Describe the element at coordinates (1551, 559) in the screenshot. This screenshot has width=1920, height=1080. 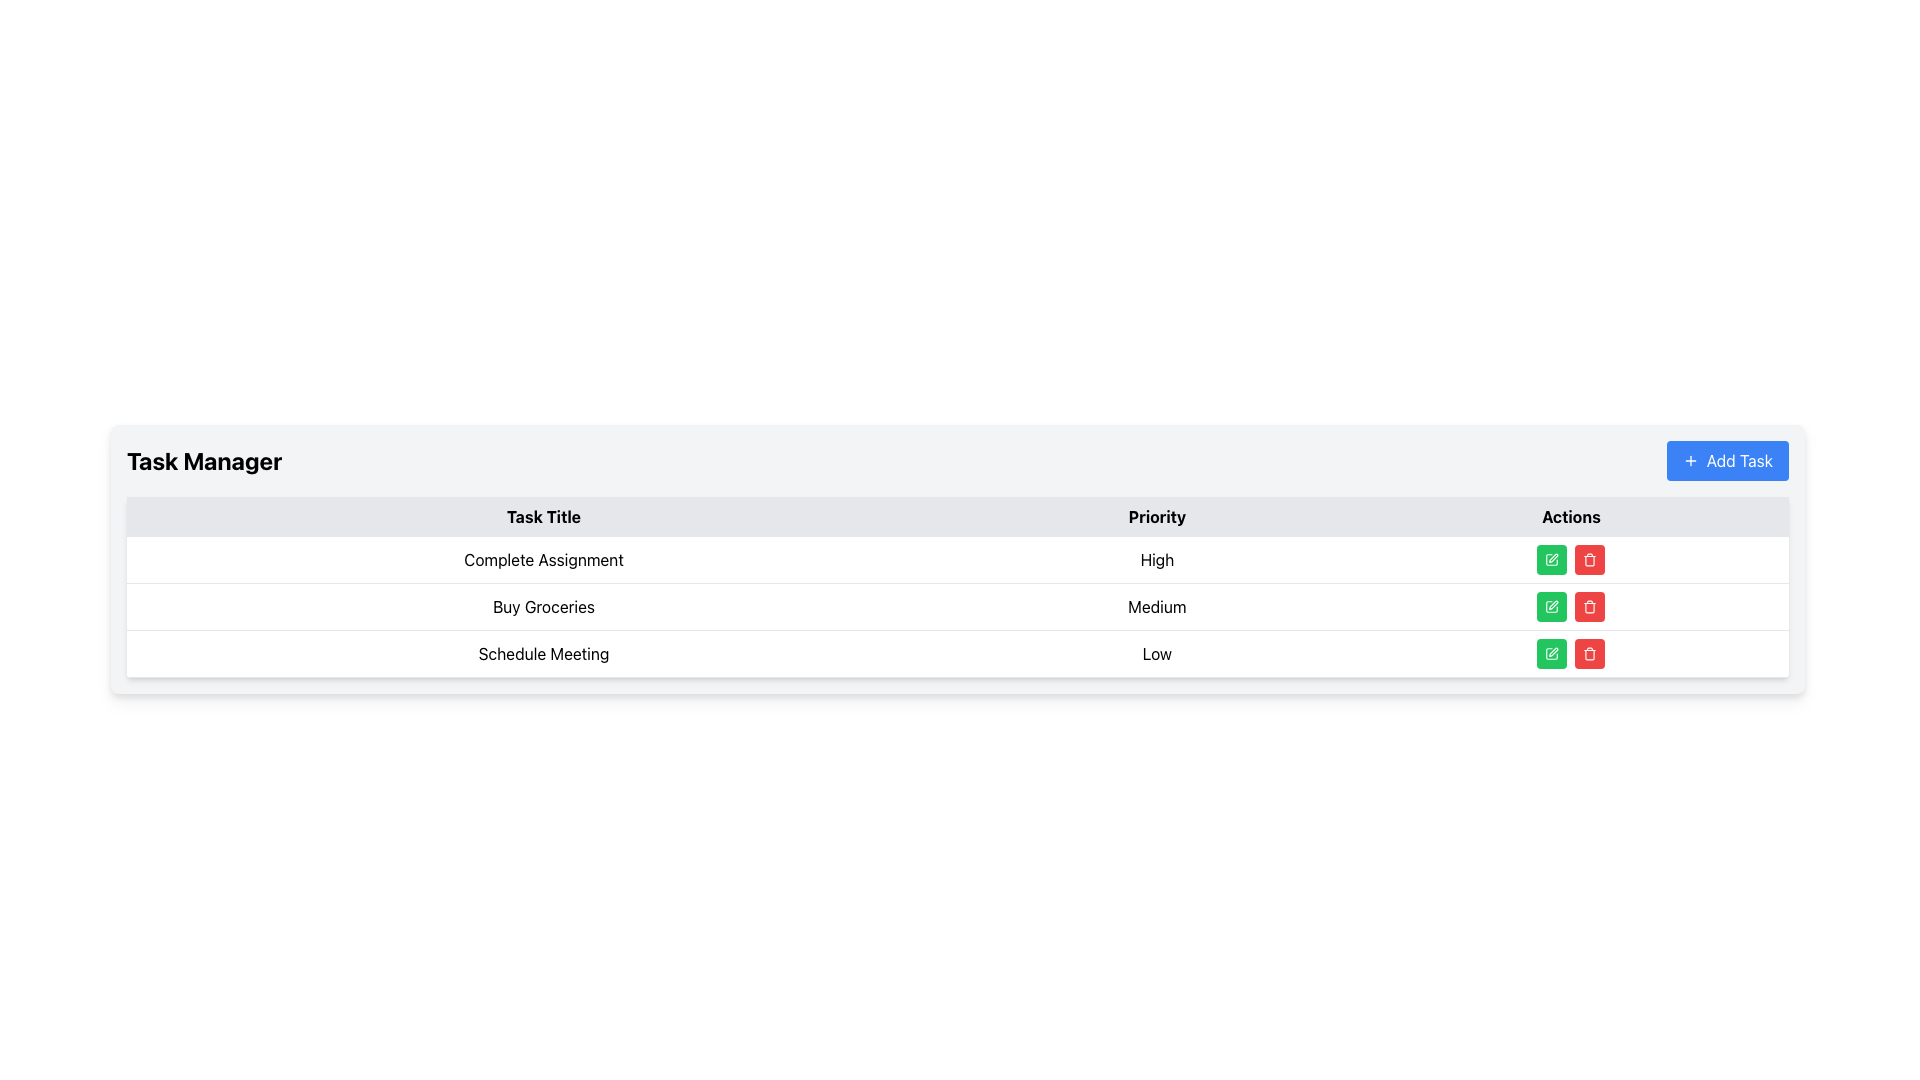
I see `the edit button located in the Actions column of the first row of the task management table` at that location.